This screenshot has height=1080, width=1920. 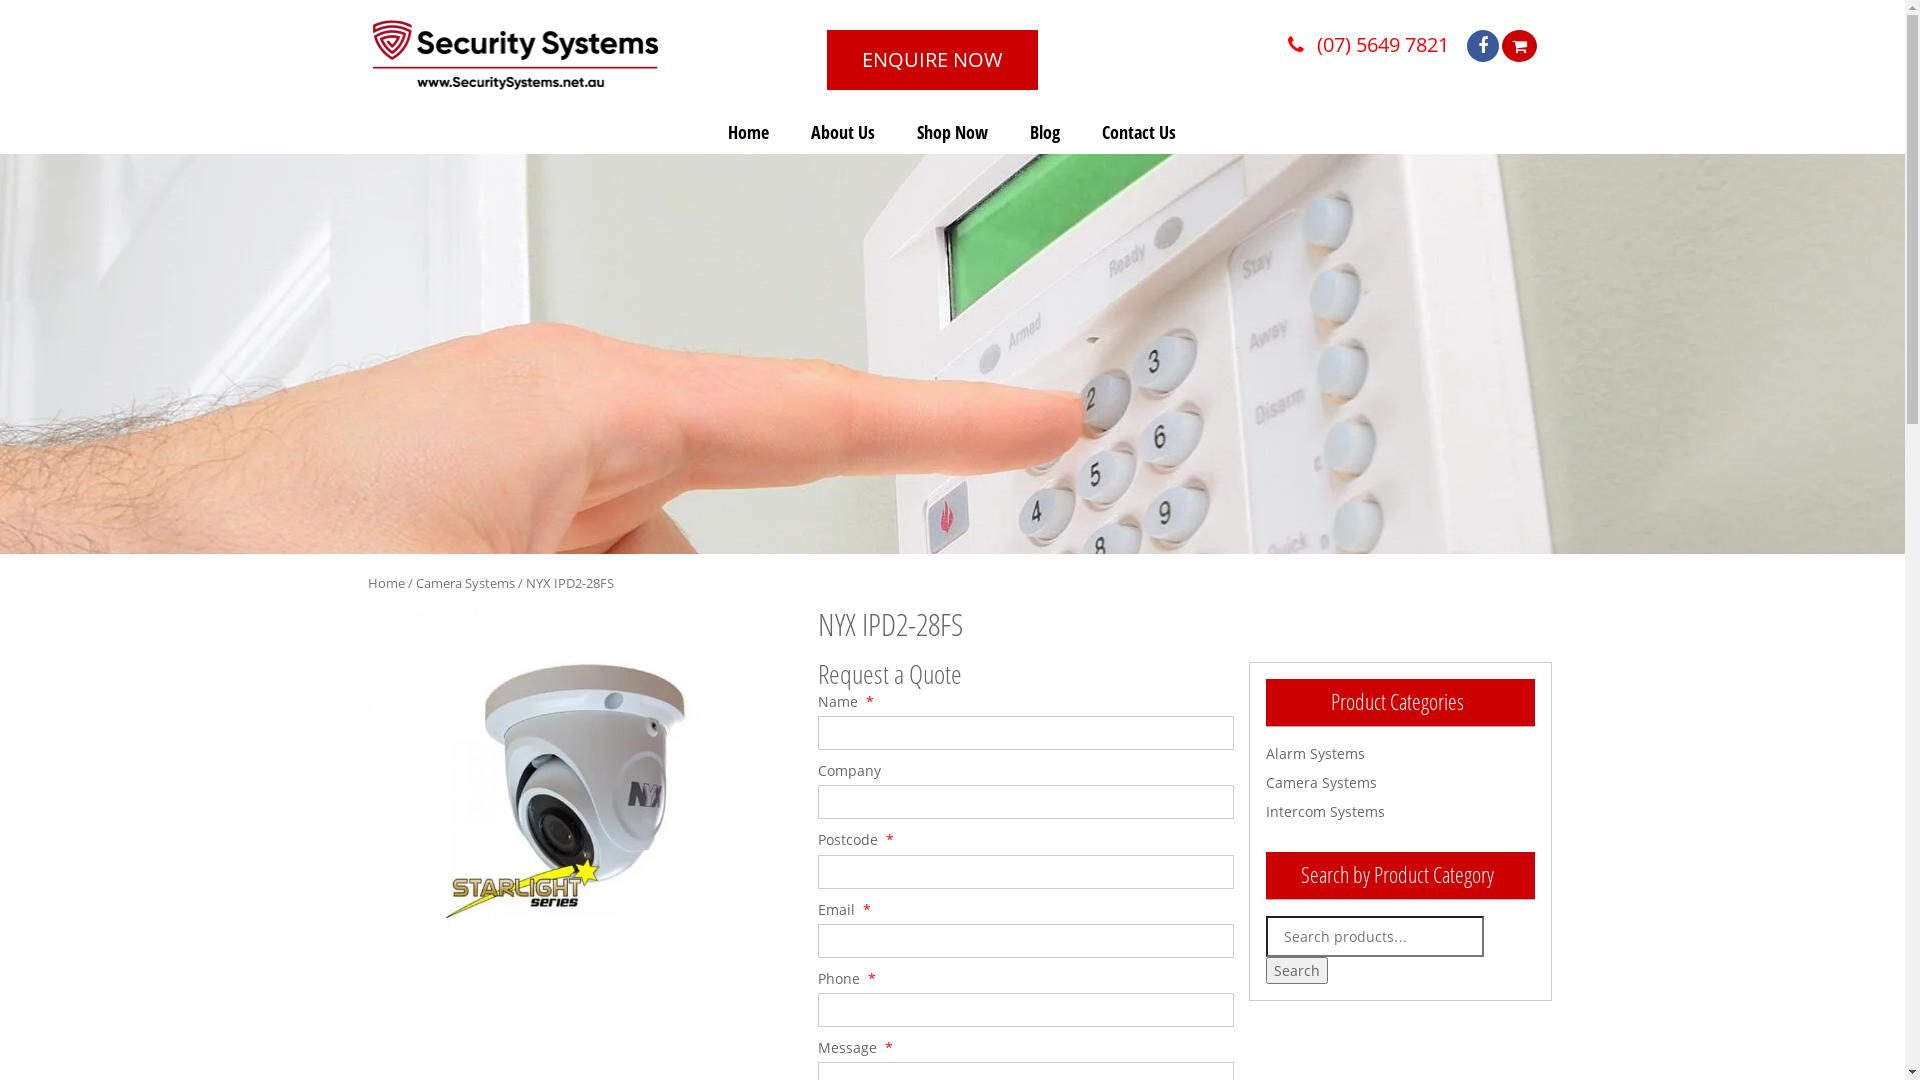 What do you see at coordinates (951, 131) in the screenshot?
I see `'Shop Now'` at bounding box center [951, 131].